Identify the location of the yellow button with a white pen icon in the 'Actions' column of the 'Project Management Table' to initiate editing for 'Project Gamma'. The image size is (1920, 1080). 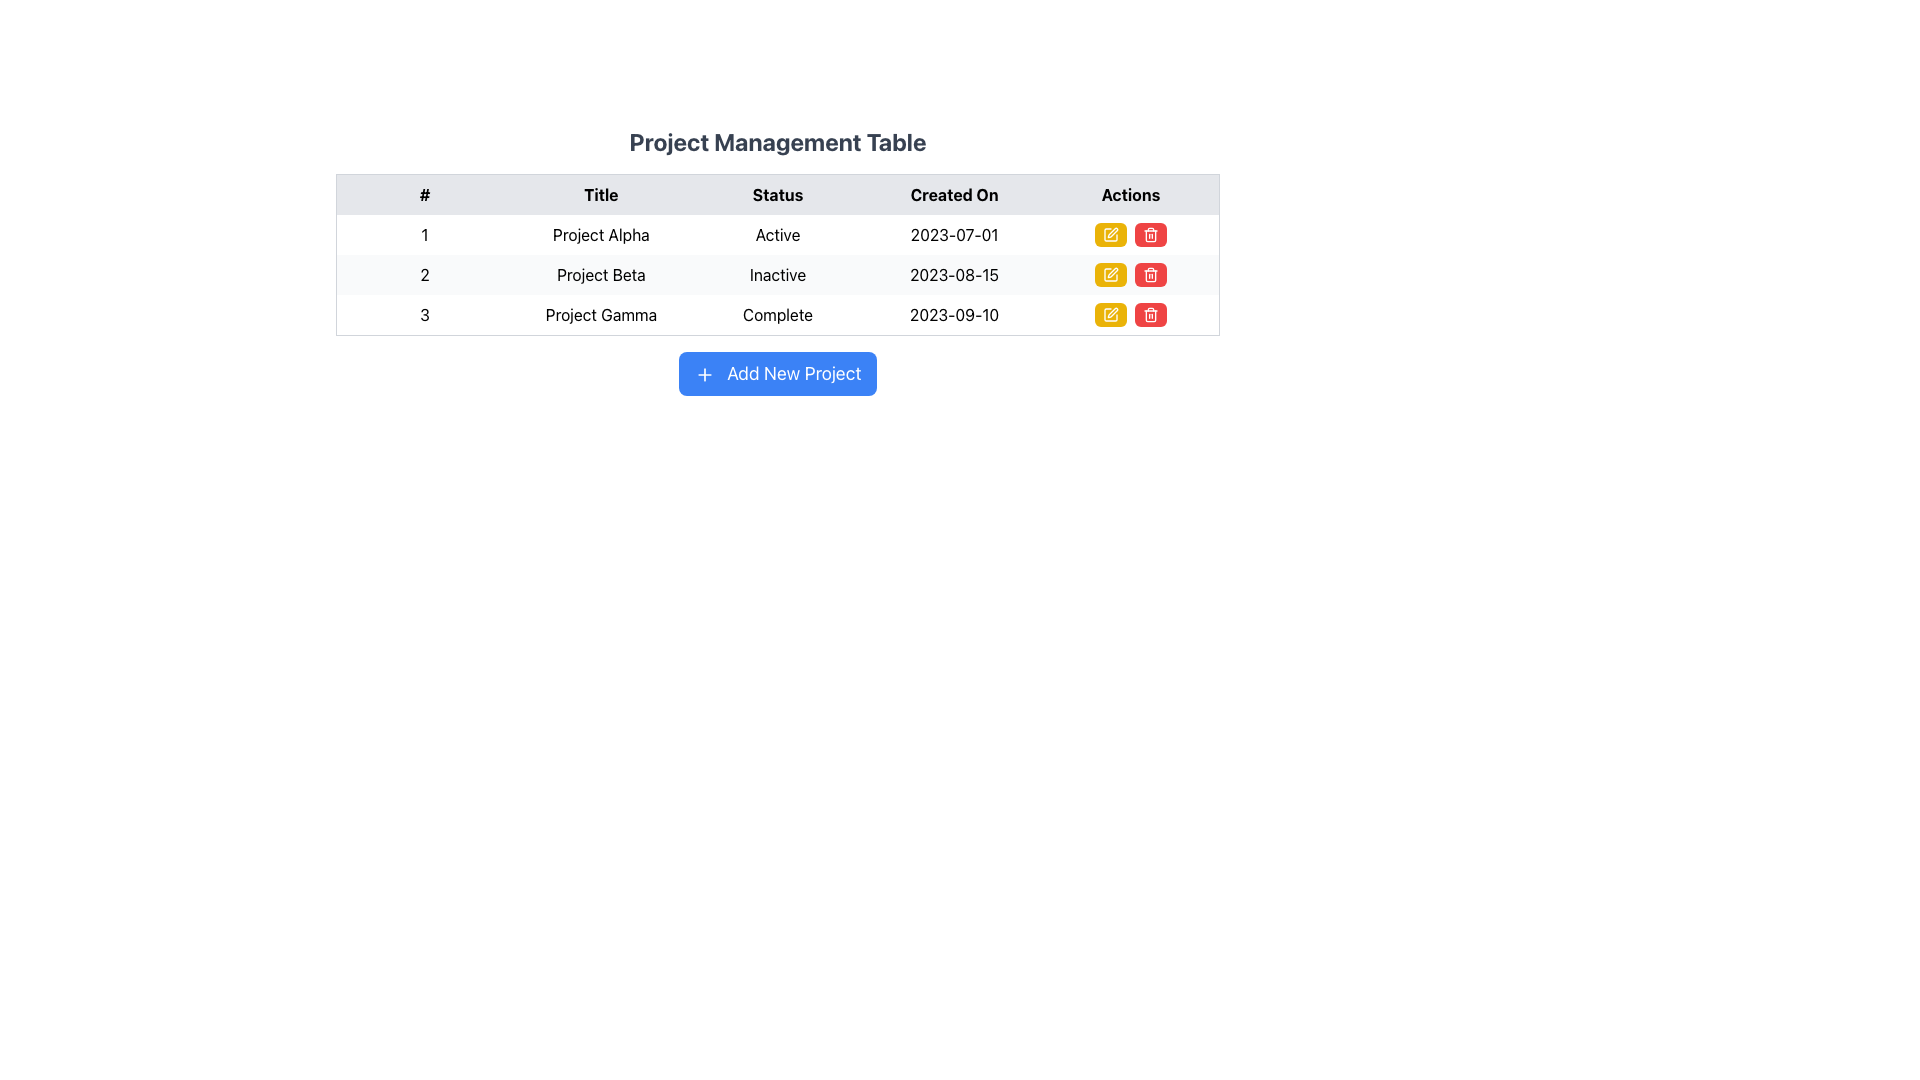
(1109, 315).